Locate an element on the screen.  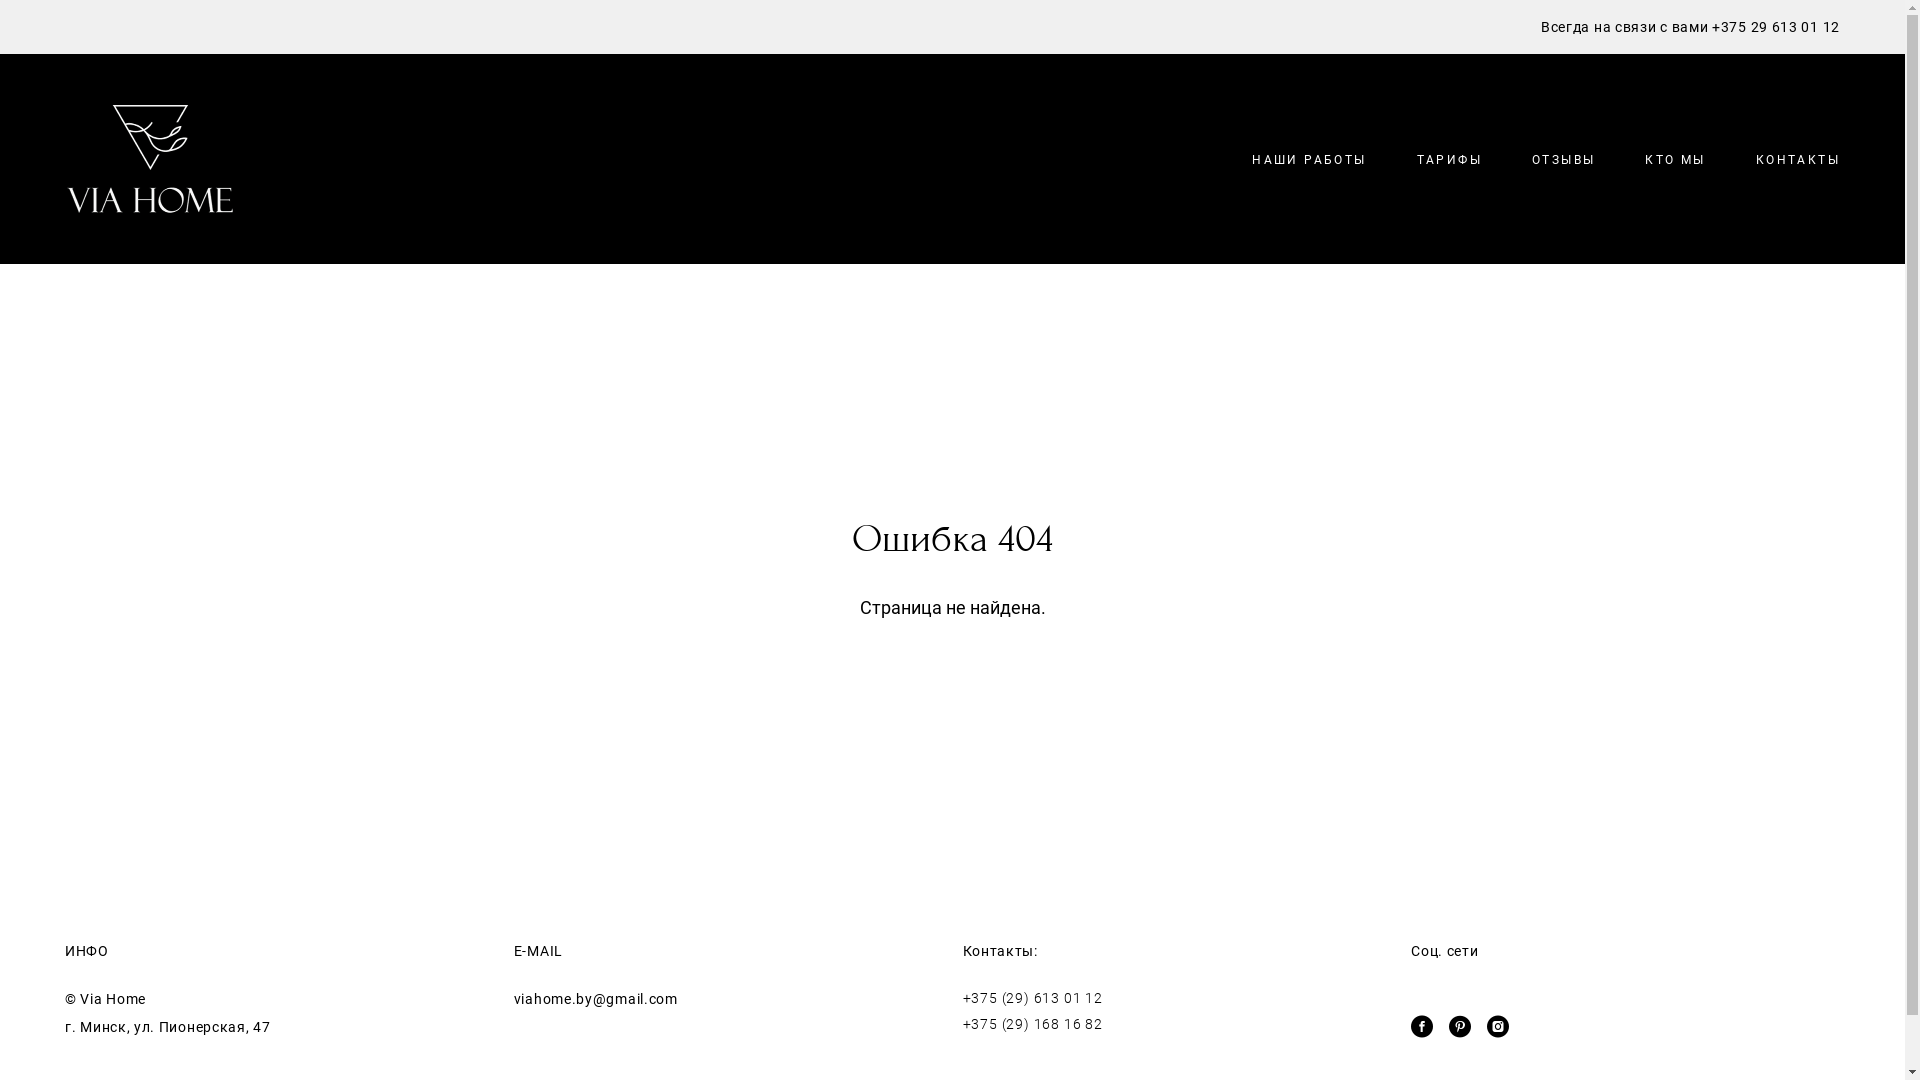
'+375 29 613 01 ' is located at coordinates (1767, 26).